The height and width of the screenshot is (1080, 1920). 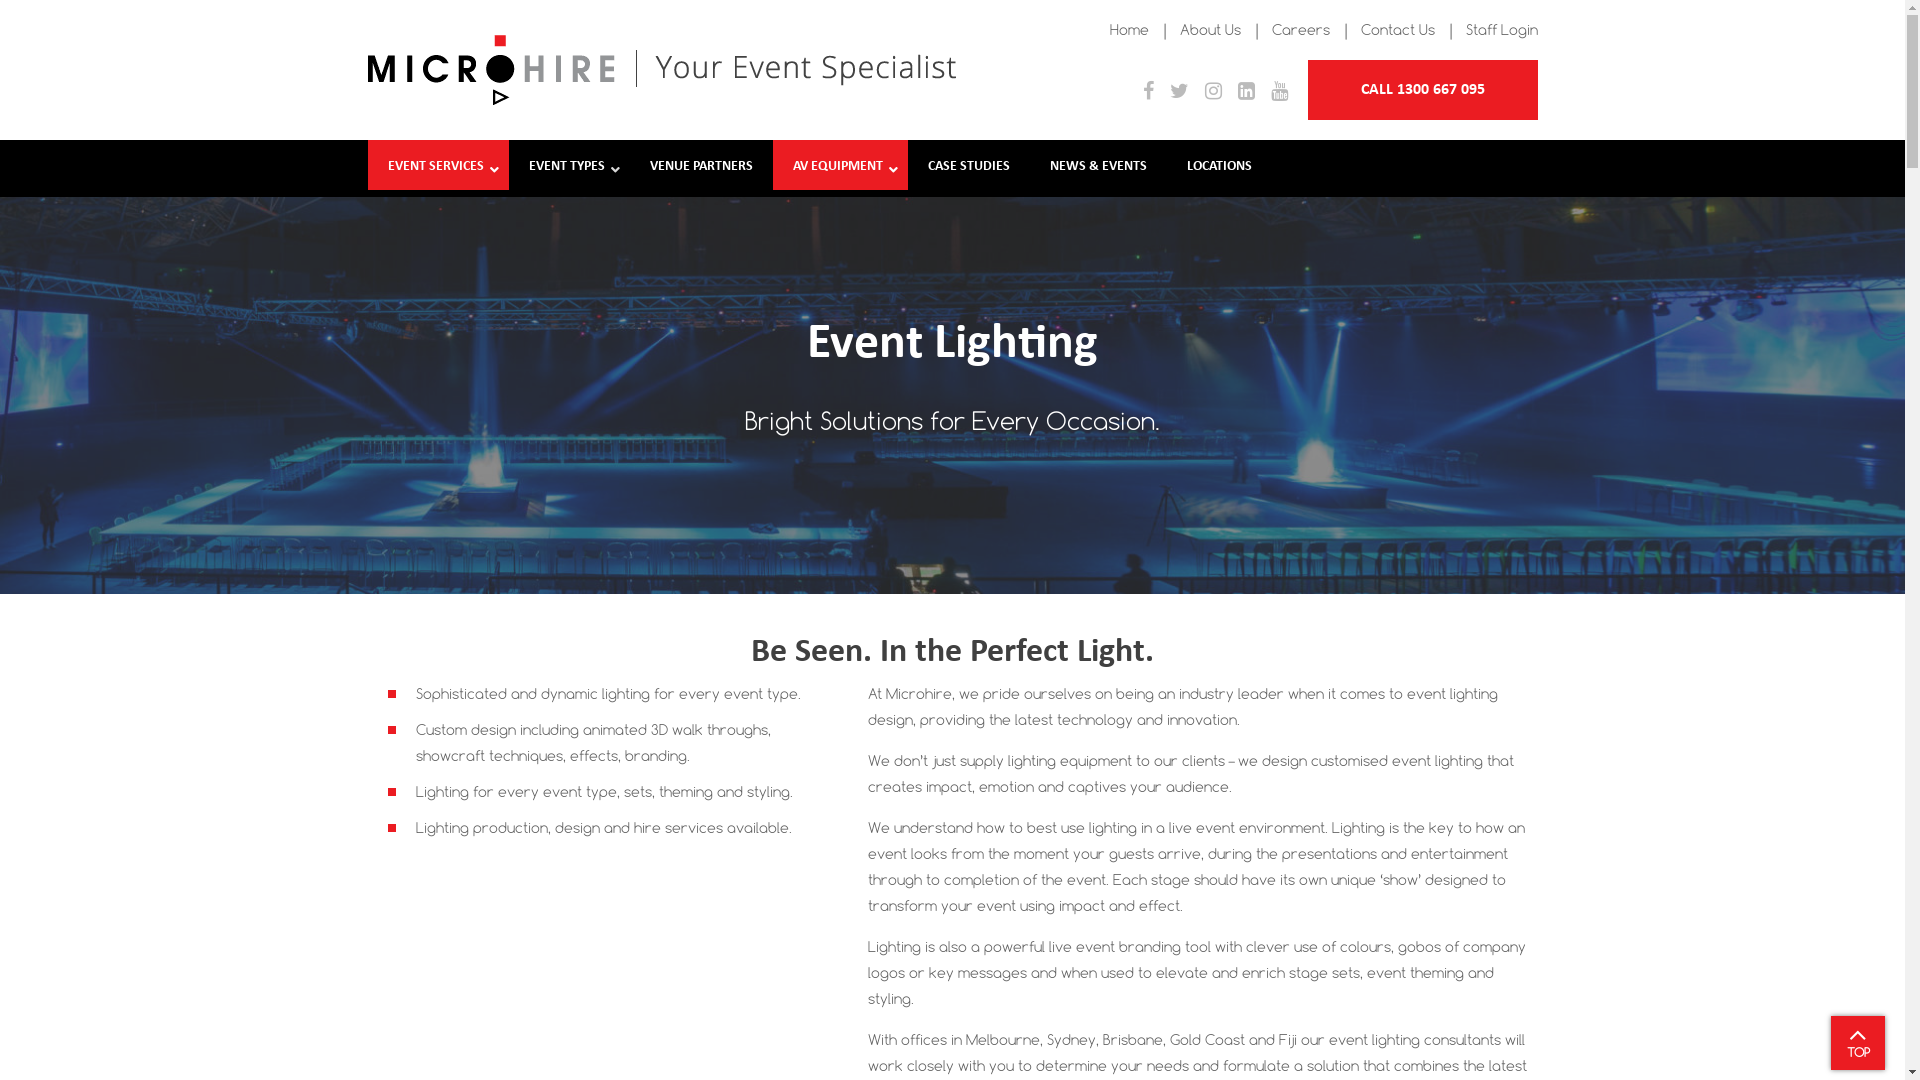 What do you see at coordinates (701, 167) in the screenshot?
I see `'VENUE PARTNERS'` at bounding box center [701, 167].